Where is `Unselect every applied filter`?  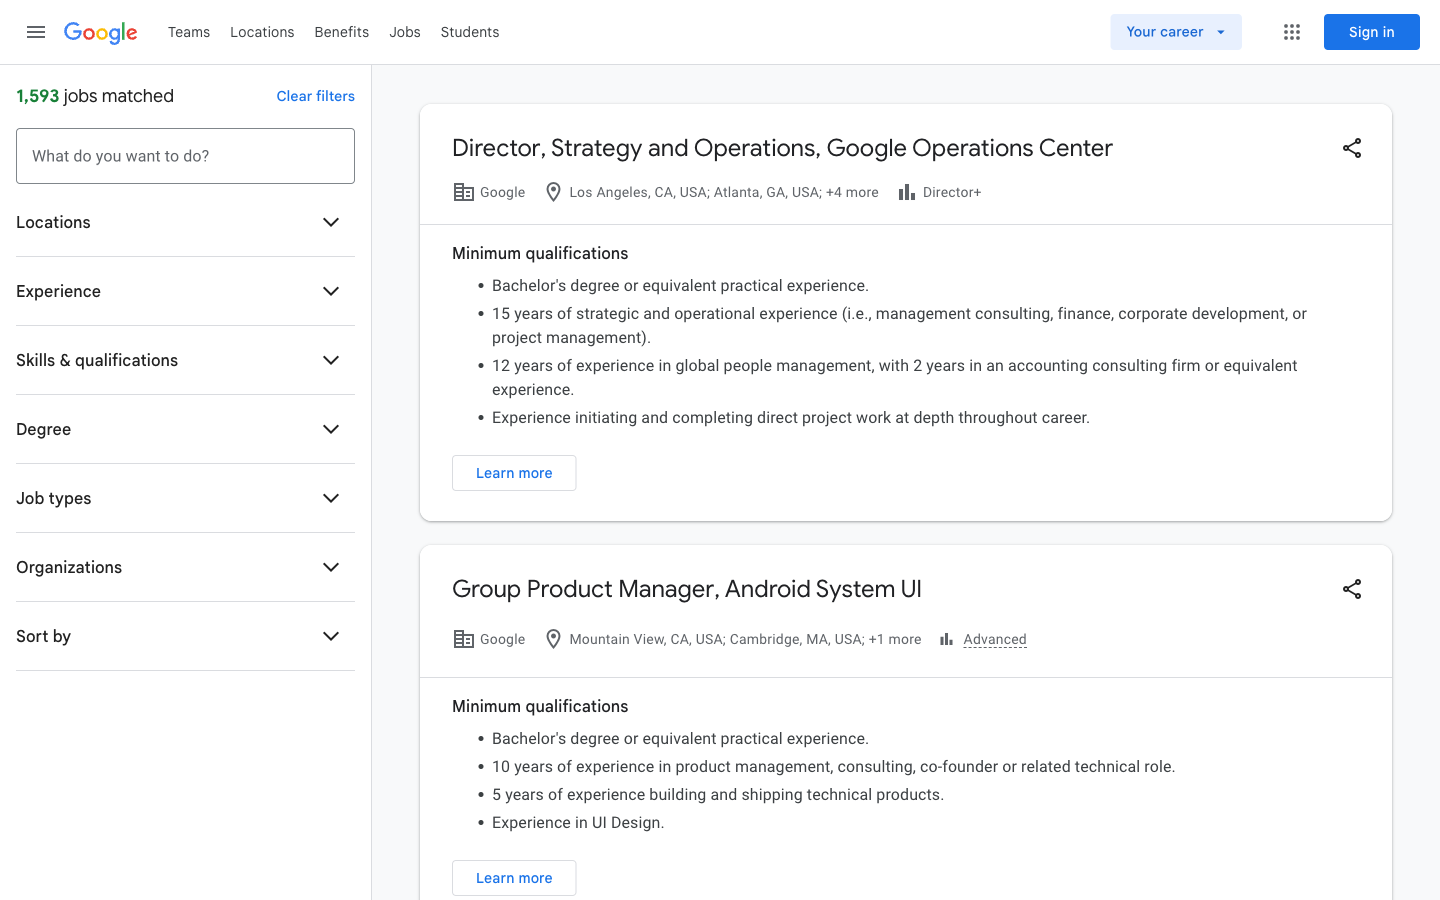 Unselect every applied filter is located at coordinates (315, 95).